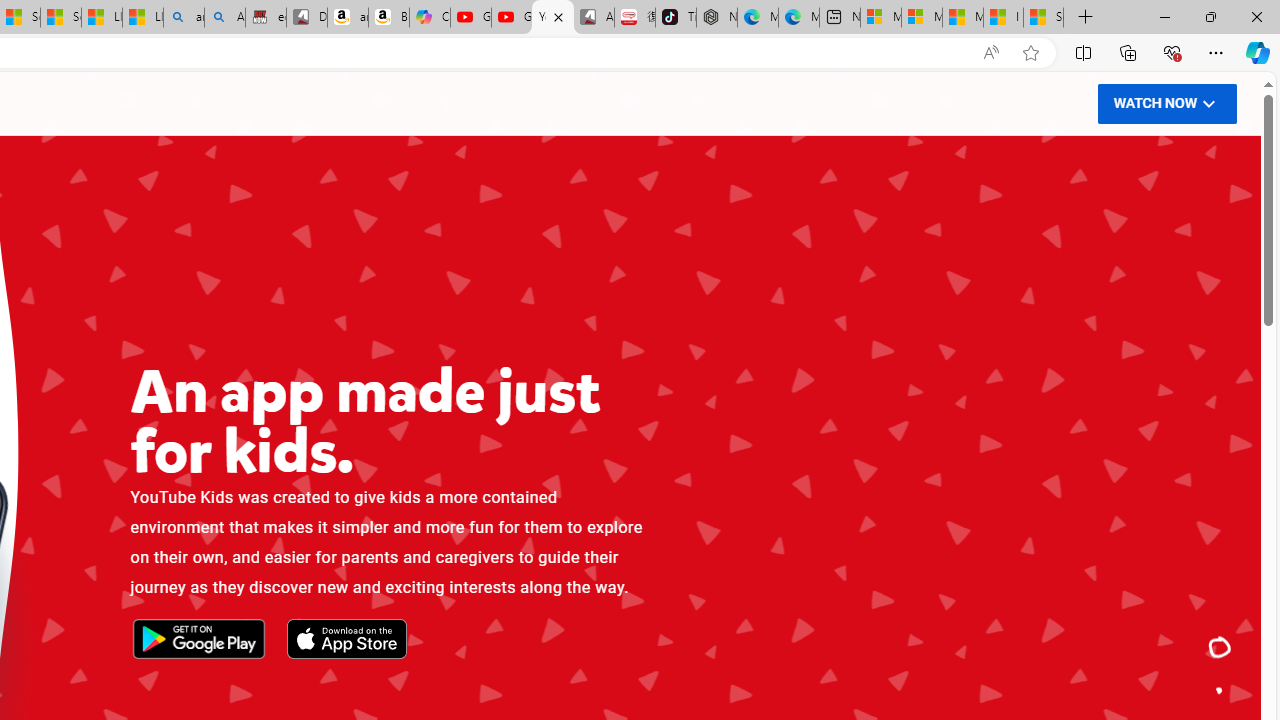  What do you see at coordinates (224, 17) in the screenshot?
I see `'Amazon Echo Dot PNG - Search Images'` at bounding box center [224, 17].